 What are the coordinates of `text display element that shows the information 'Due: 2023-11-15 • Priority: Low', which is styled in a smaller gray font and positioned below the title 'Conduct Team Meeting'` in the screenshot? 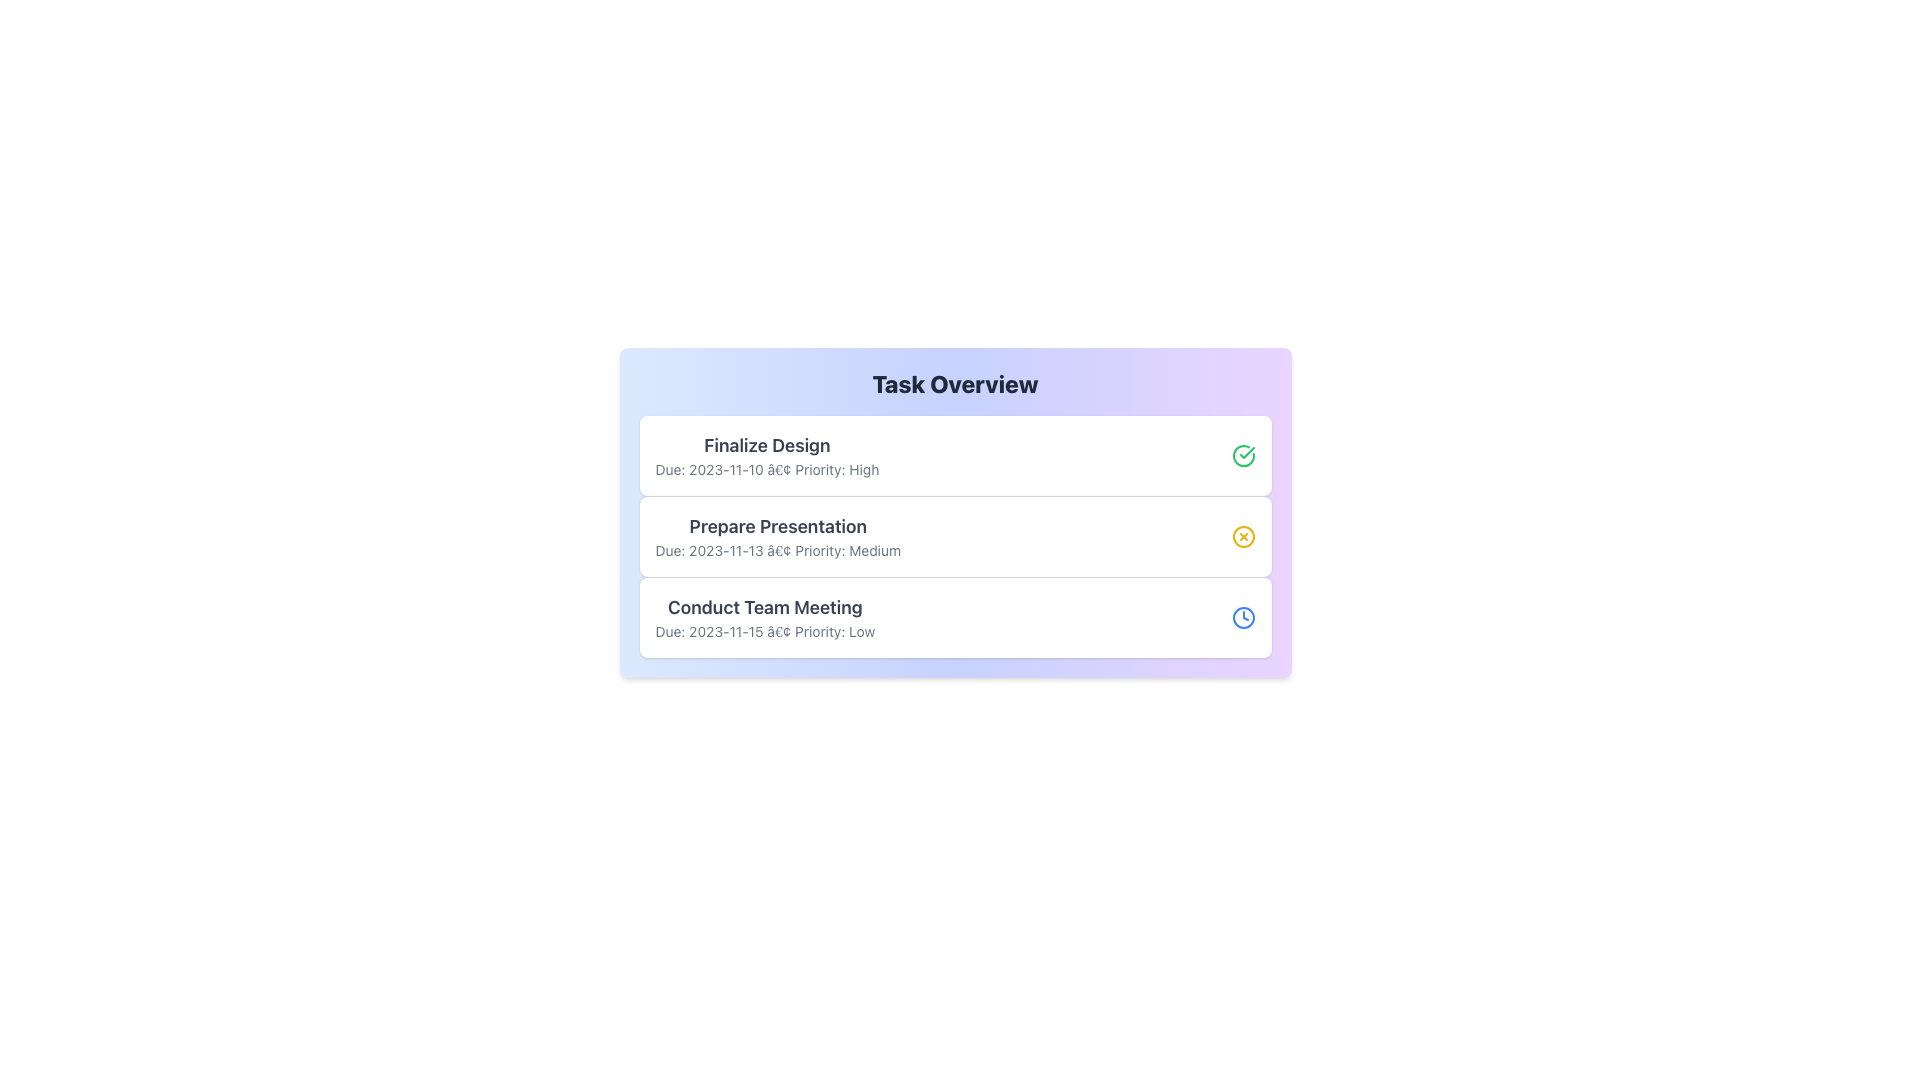 It's located at (764, 632).